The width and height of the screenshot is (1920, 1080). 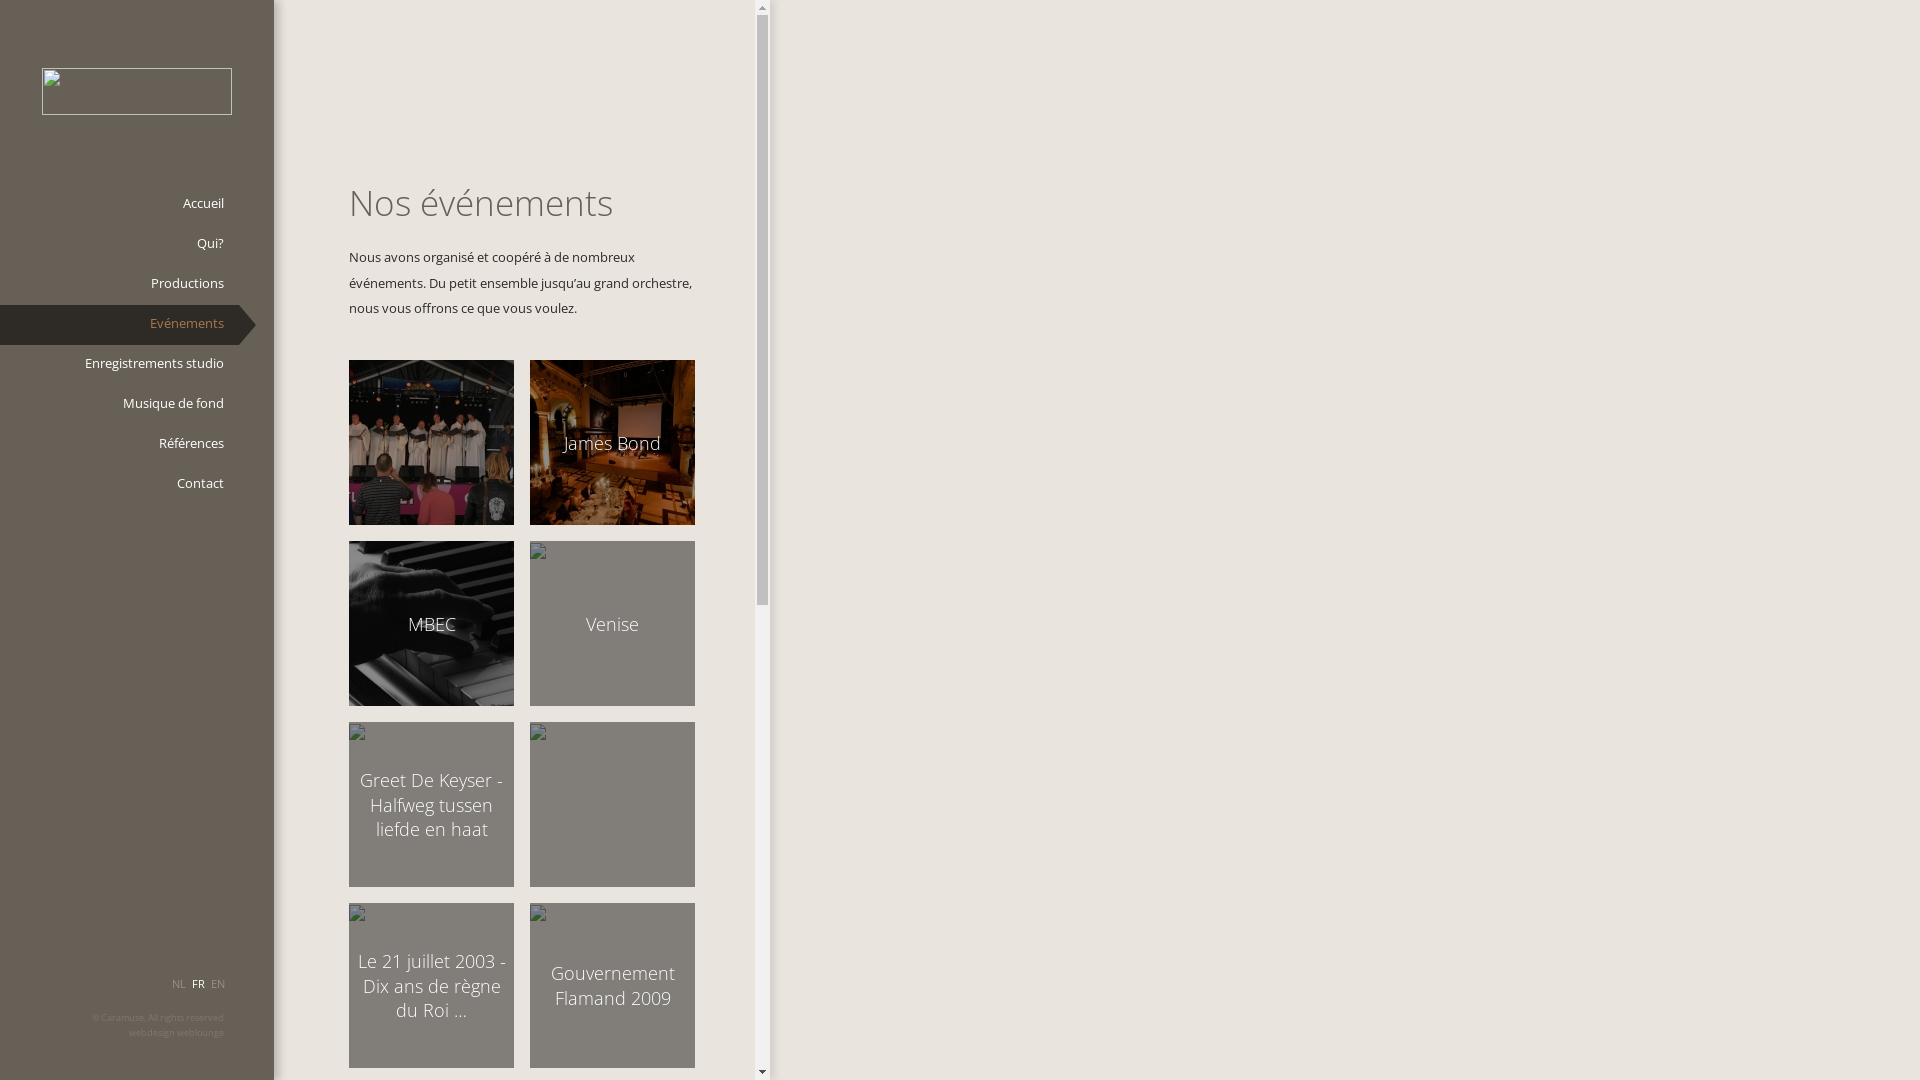 I want to click on 'MBEC', so click(x=430, y=622).